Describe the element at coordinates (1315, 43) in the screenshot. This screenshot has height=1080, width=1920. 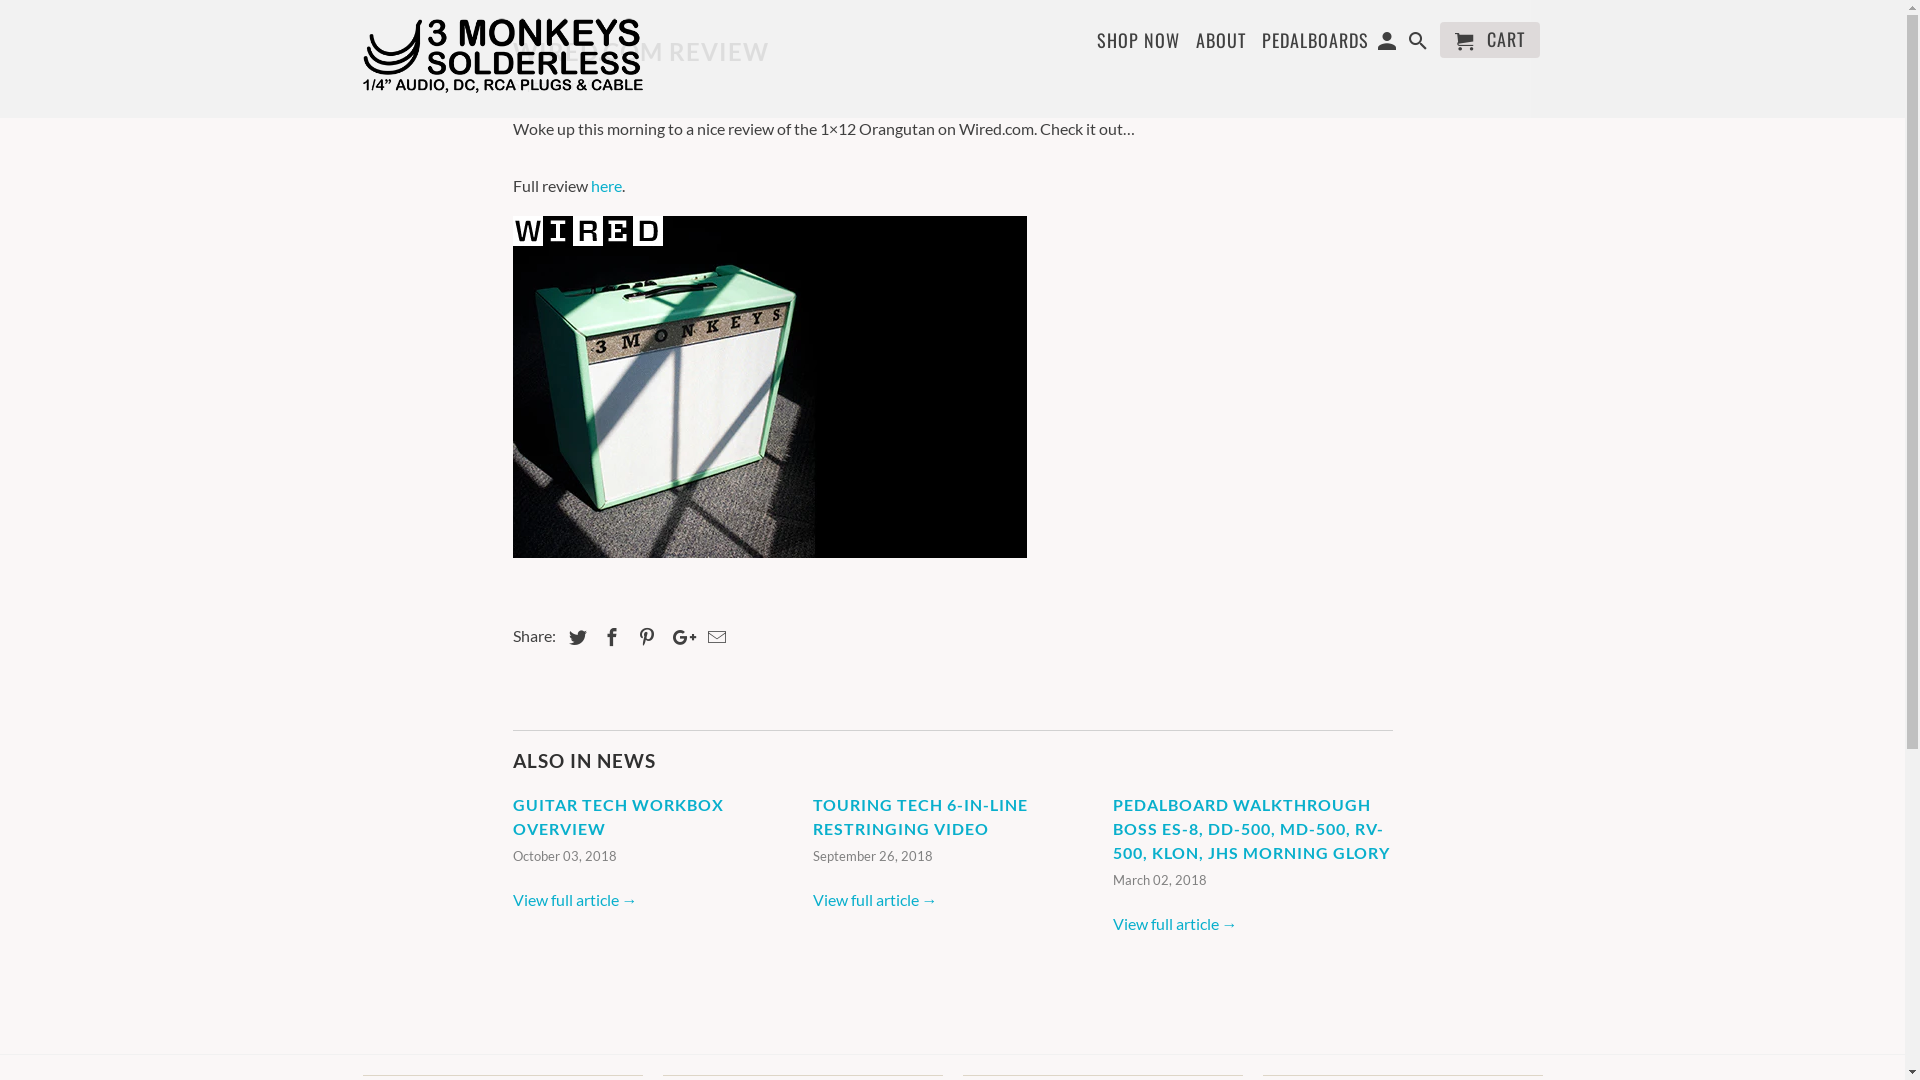
I see `'PEDALBOARDS'` at that location.